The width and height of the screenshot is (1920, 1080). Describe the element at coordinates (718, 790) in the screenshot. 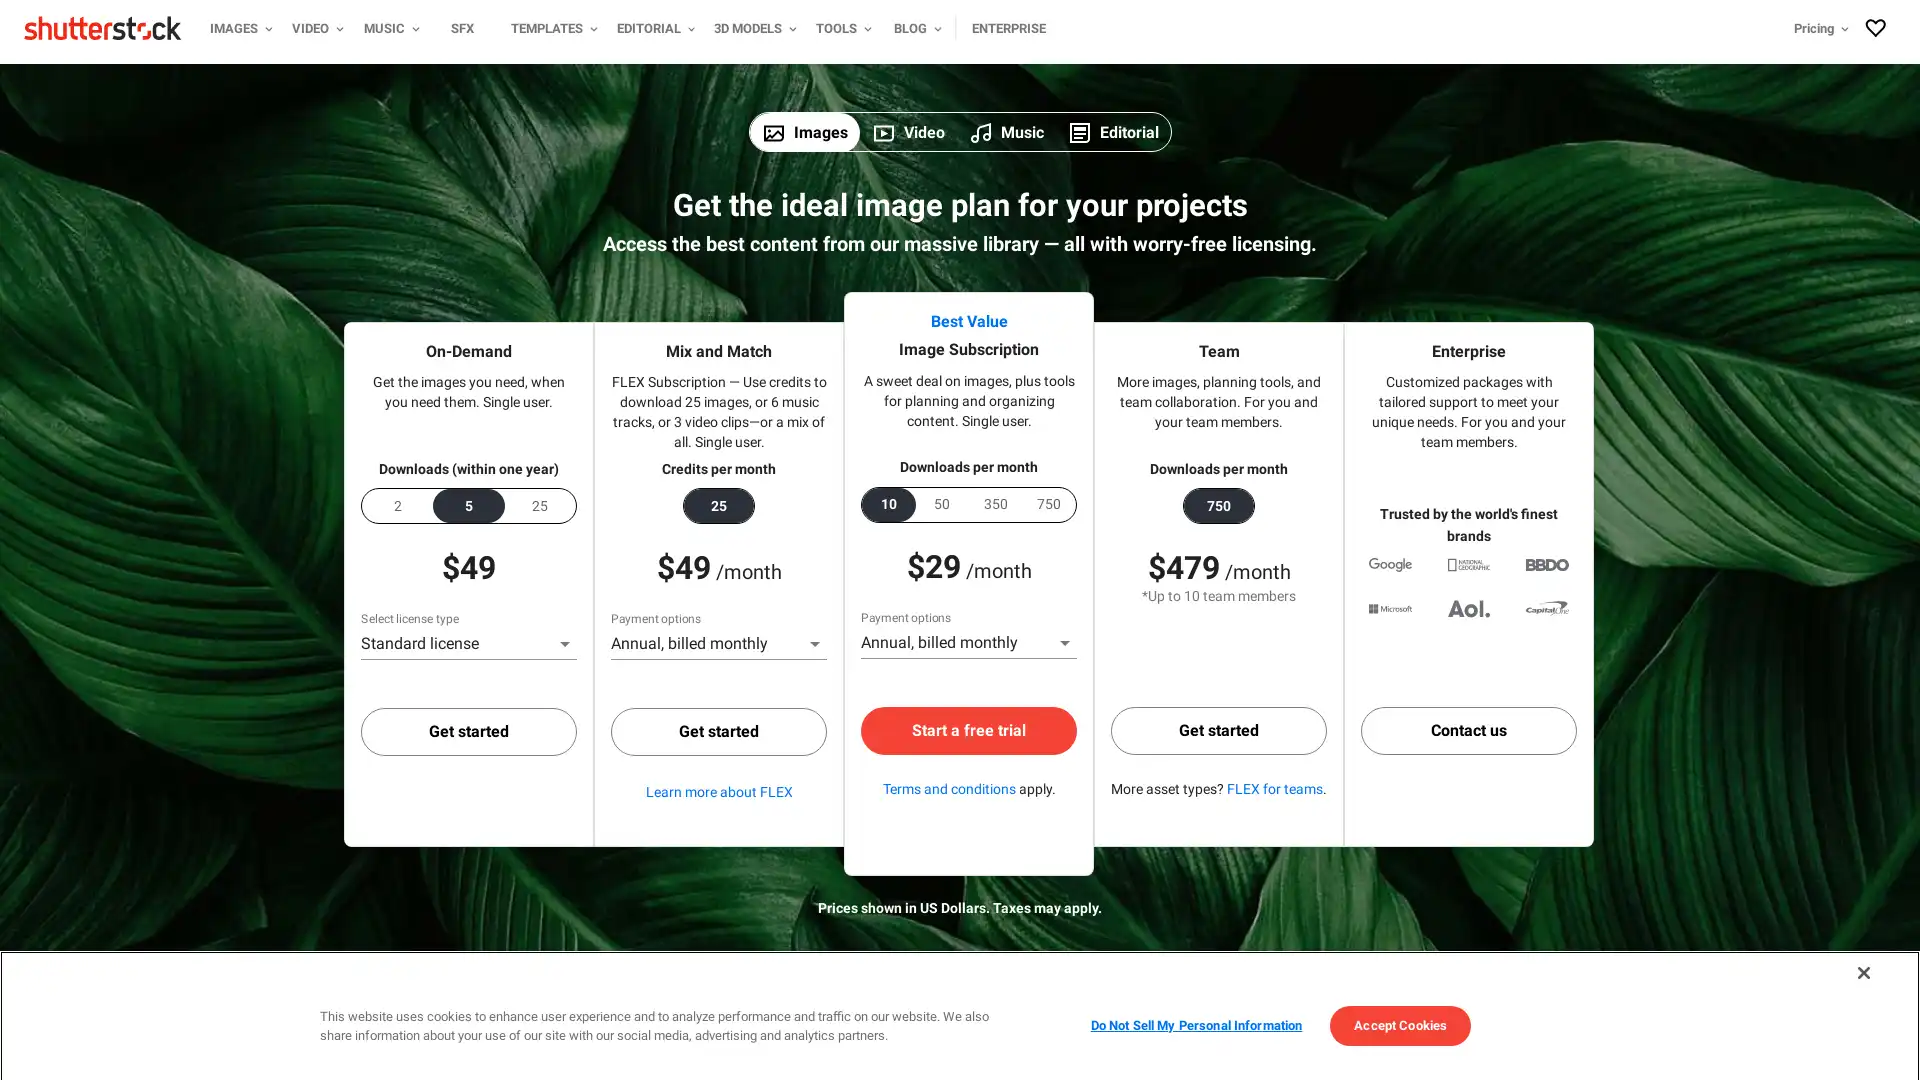

I see `Learn more about FLEX` at that location.